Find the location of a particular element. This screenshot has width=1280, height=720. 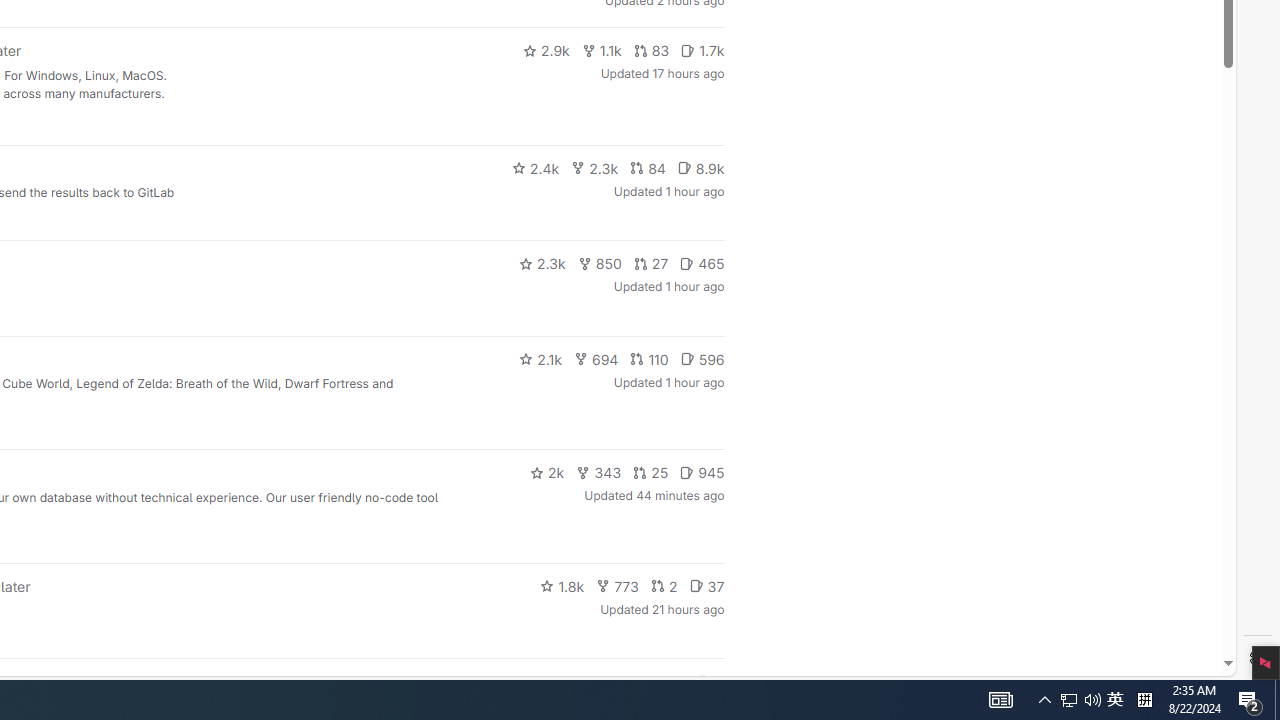

'2.1k' is located at coordinates (540, 357).